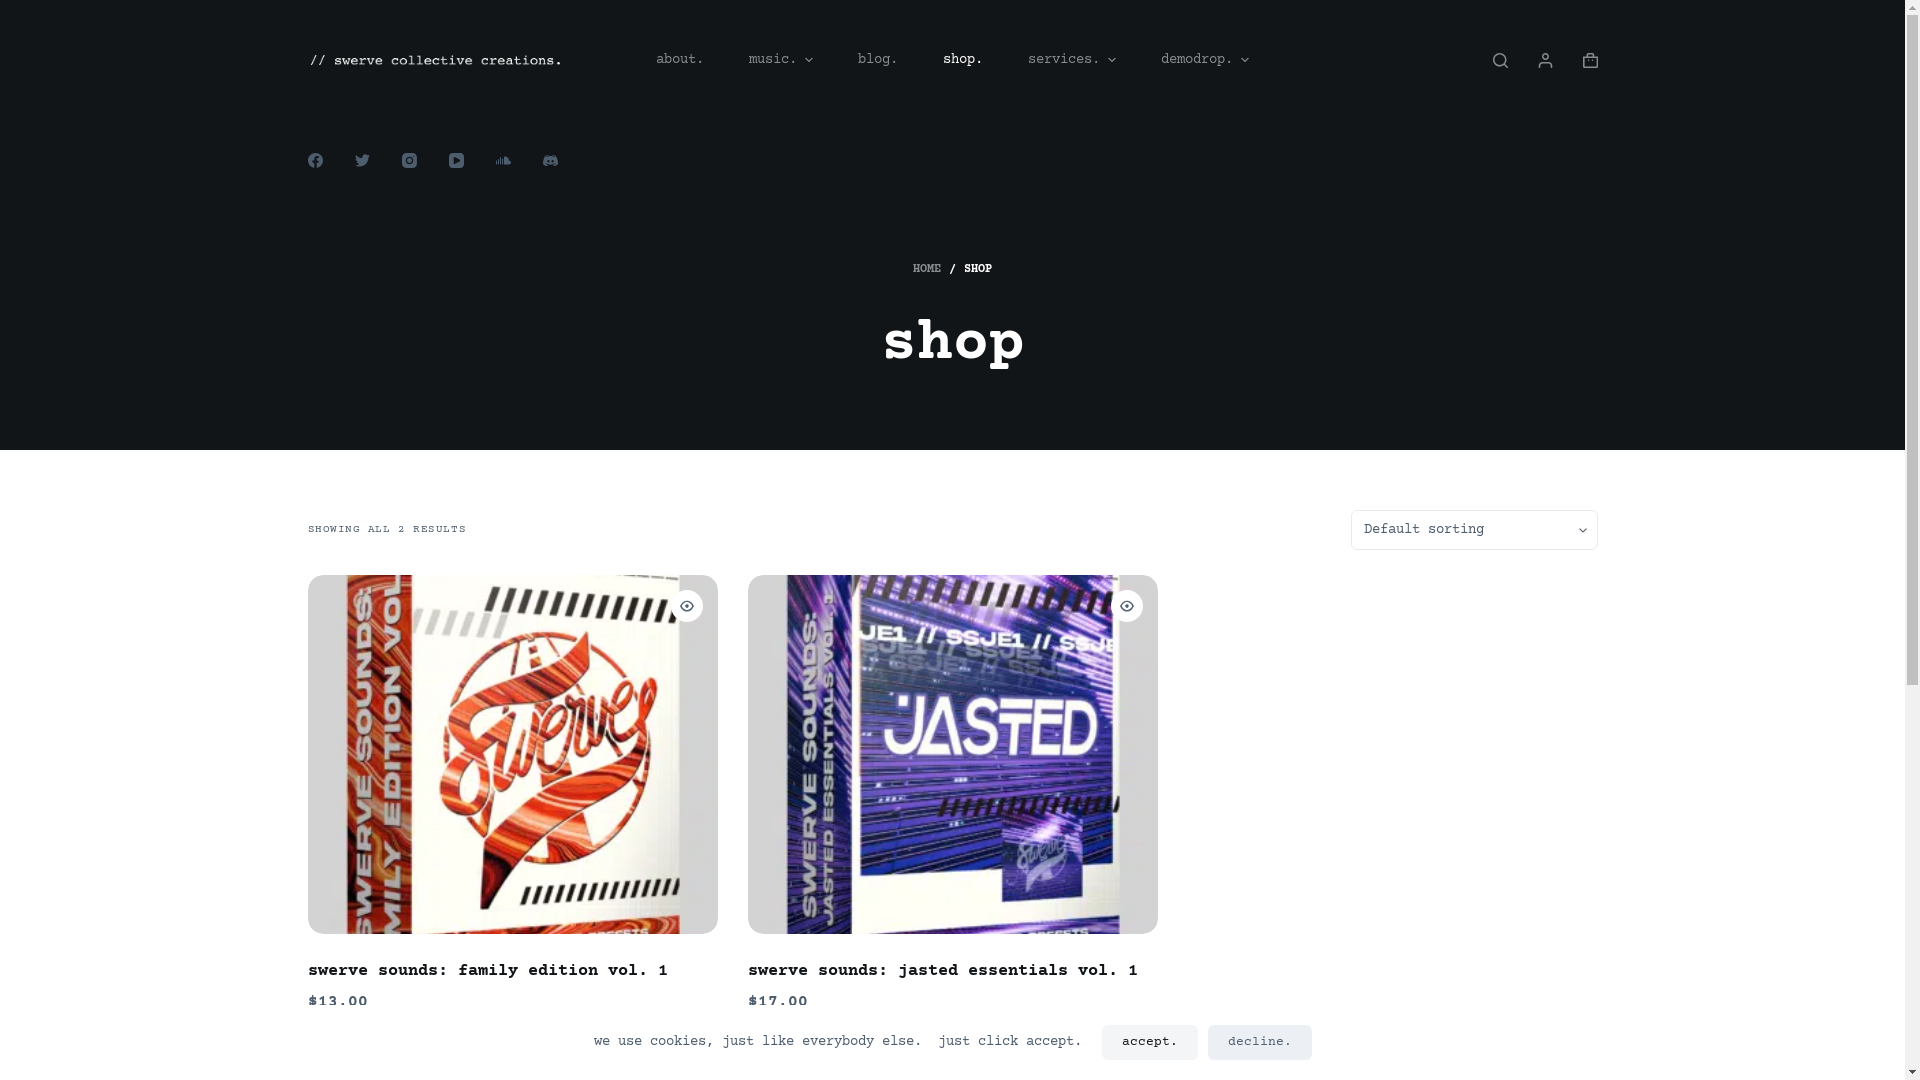  I want to click on 'decline.', so click(1258, 1041).